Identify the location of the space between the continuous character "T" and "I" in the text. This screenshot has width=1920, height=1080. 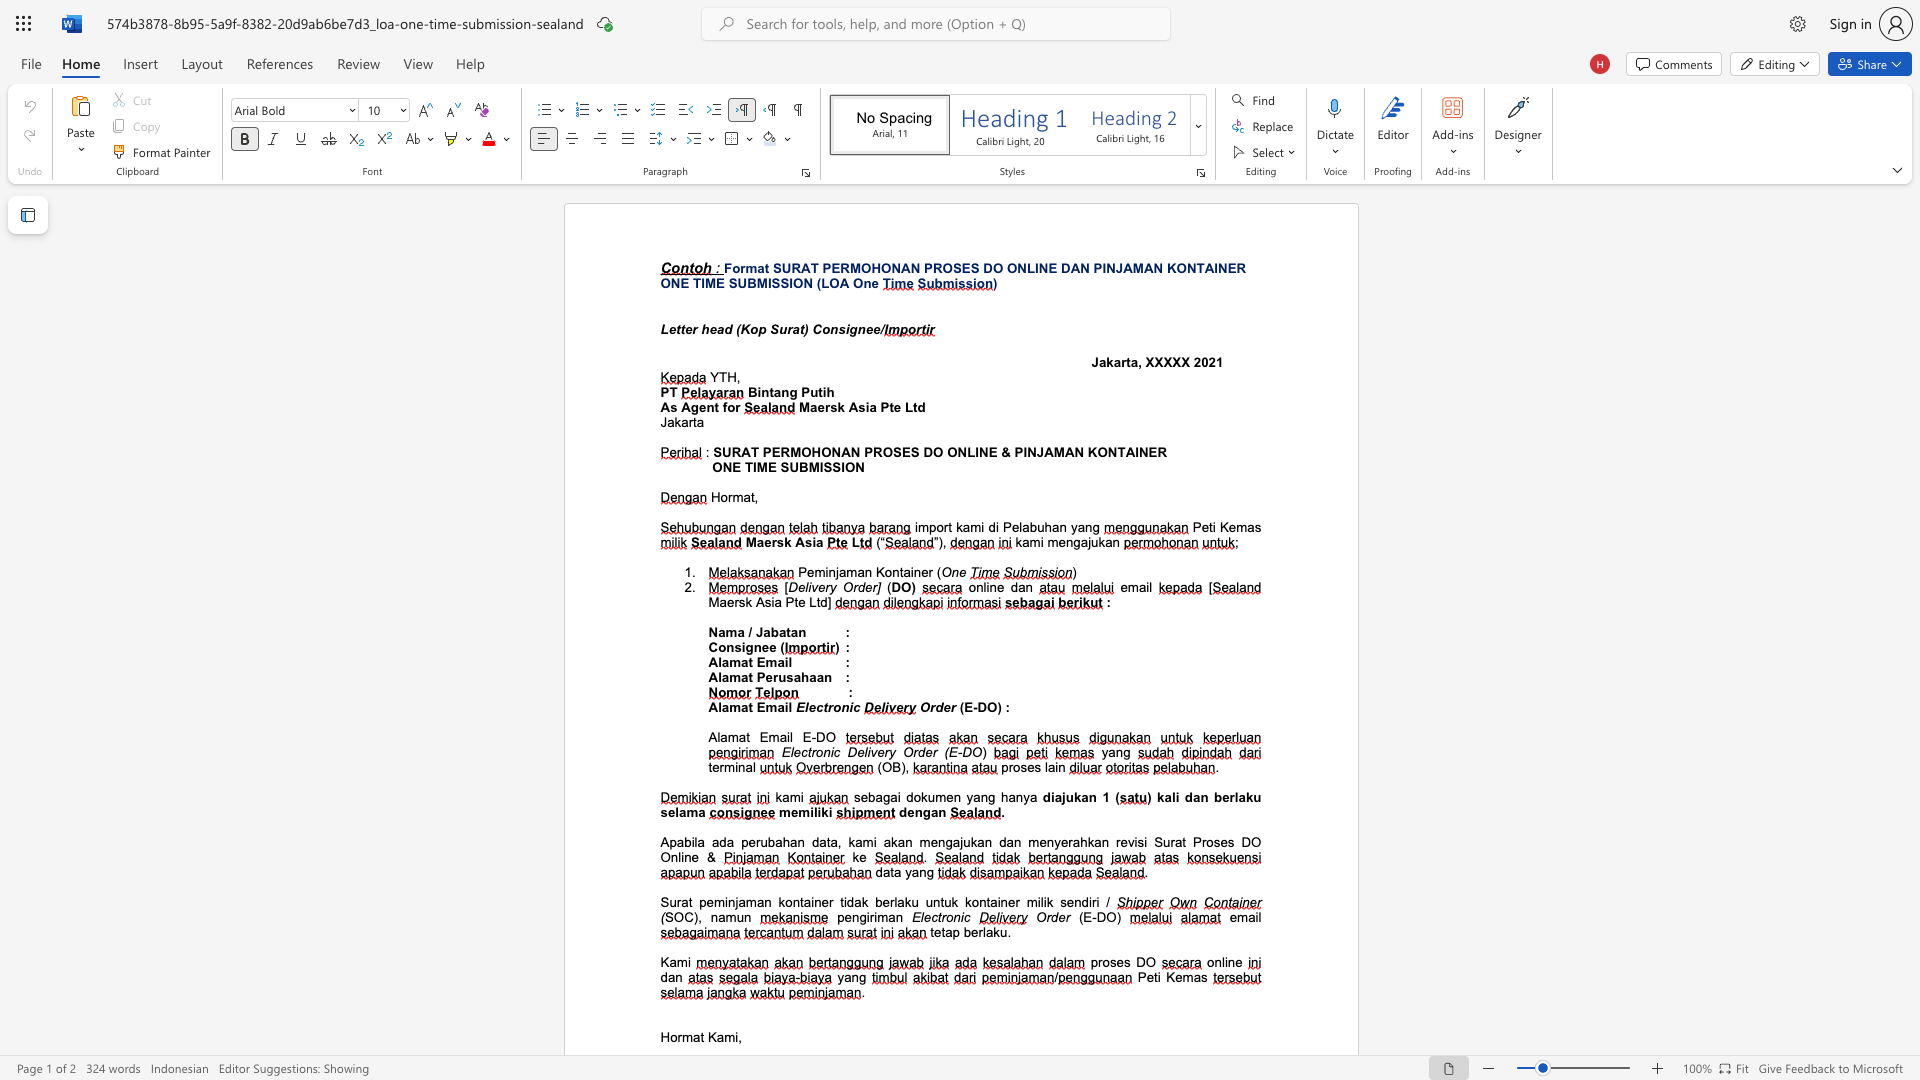
(700, 283).